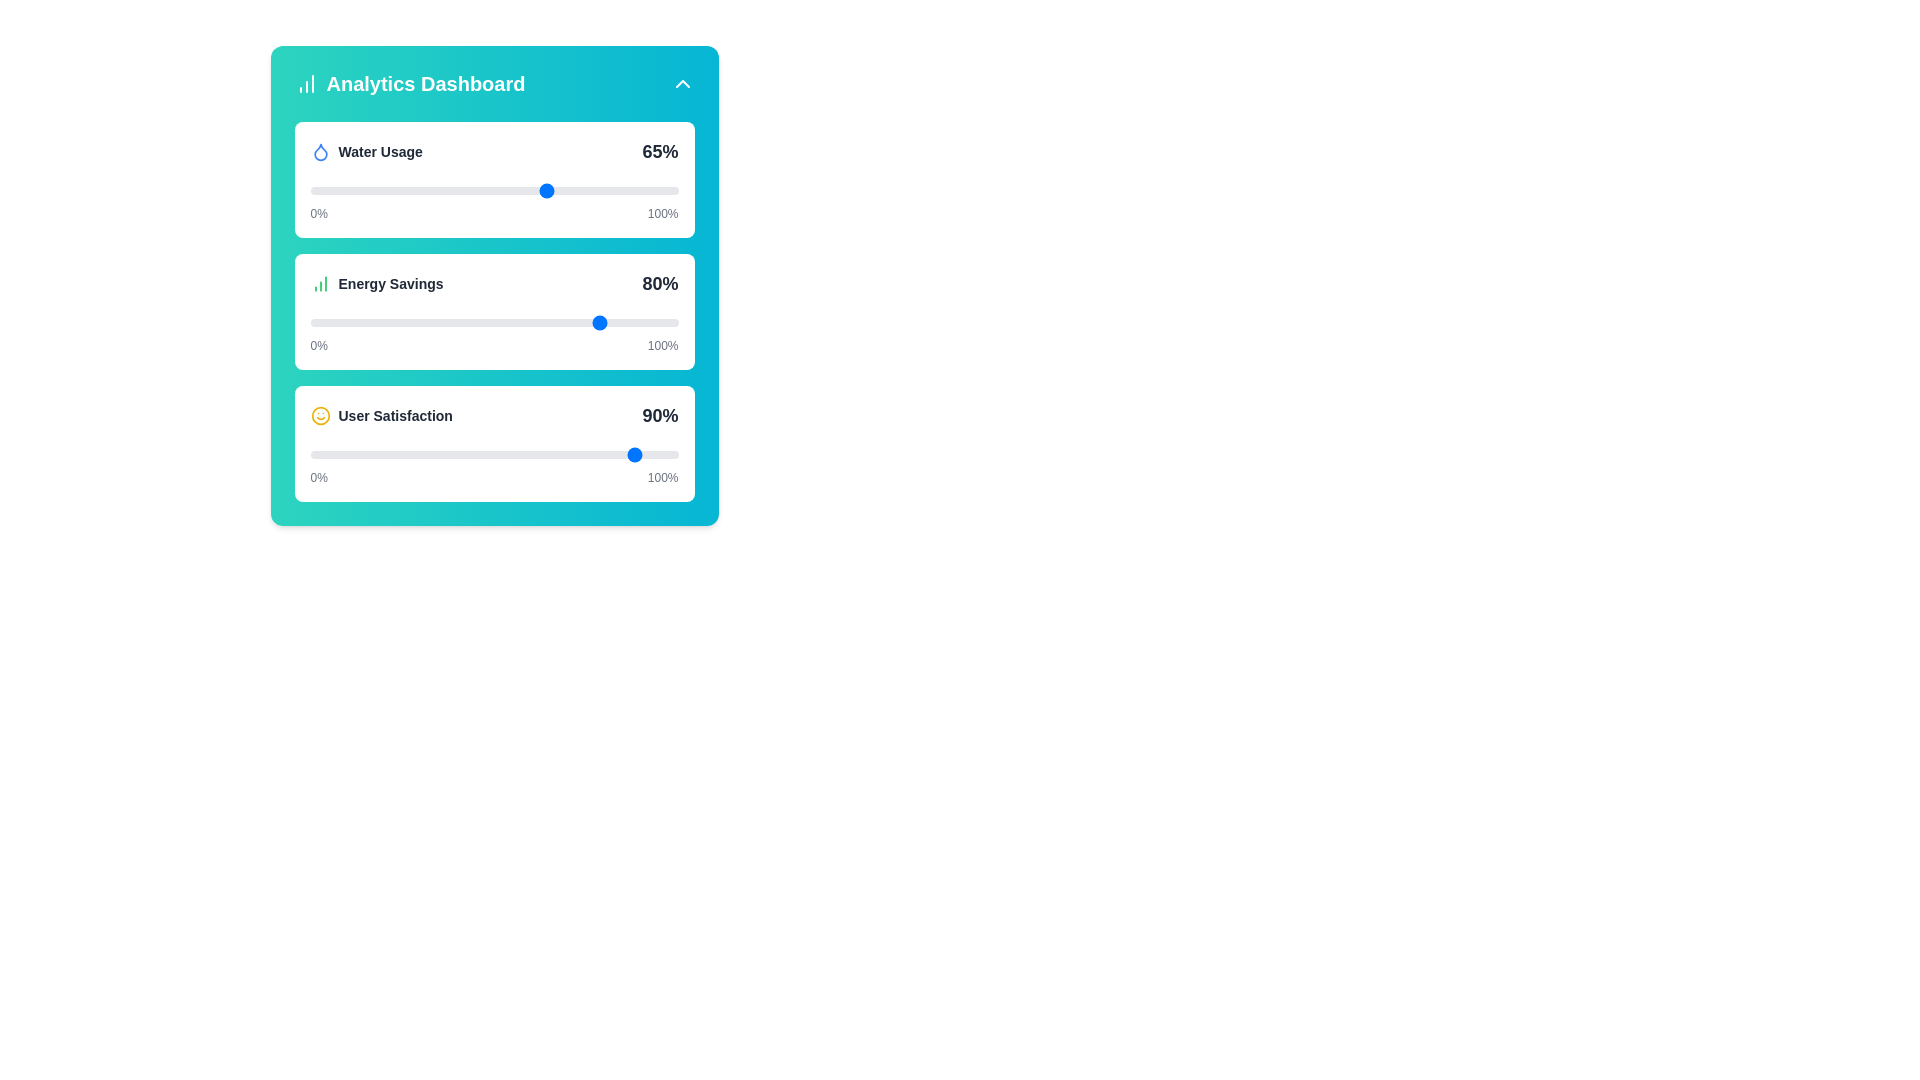 The width and height of the screenshot is (1920, 1080). What do you see at coordinates (320, 415) in the screenshot?
I see `the yellow smiley face icon located in the 'User Satisfaction' section of the dashboard, which is positioned to the left of the text 'User Satisfaction'` at bounding box center [320, 415].